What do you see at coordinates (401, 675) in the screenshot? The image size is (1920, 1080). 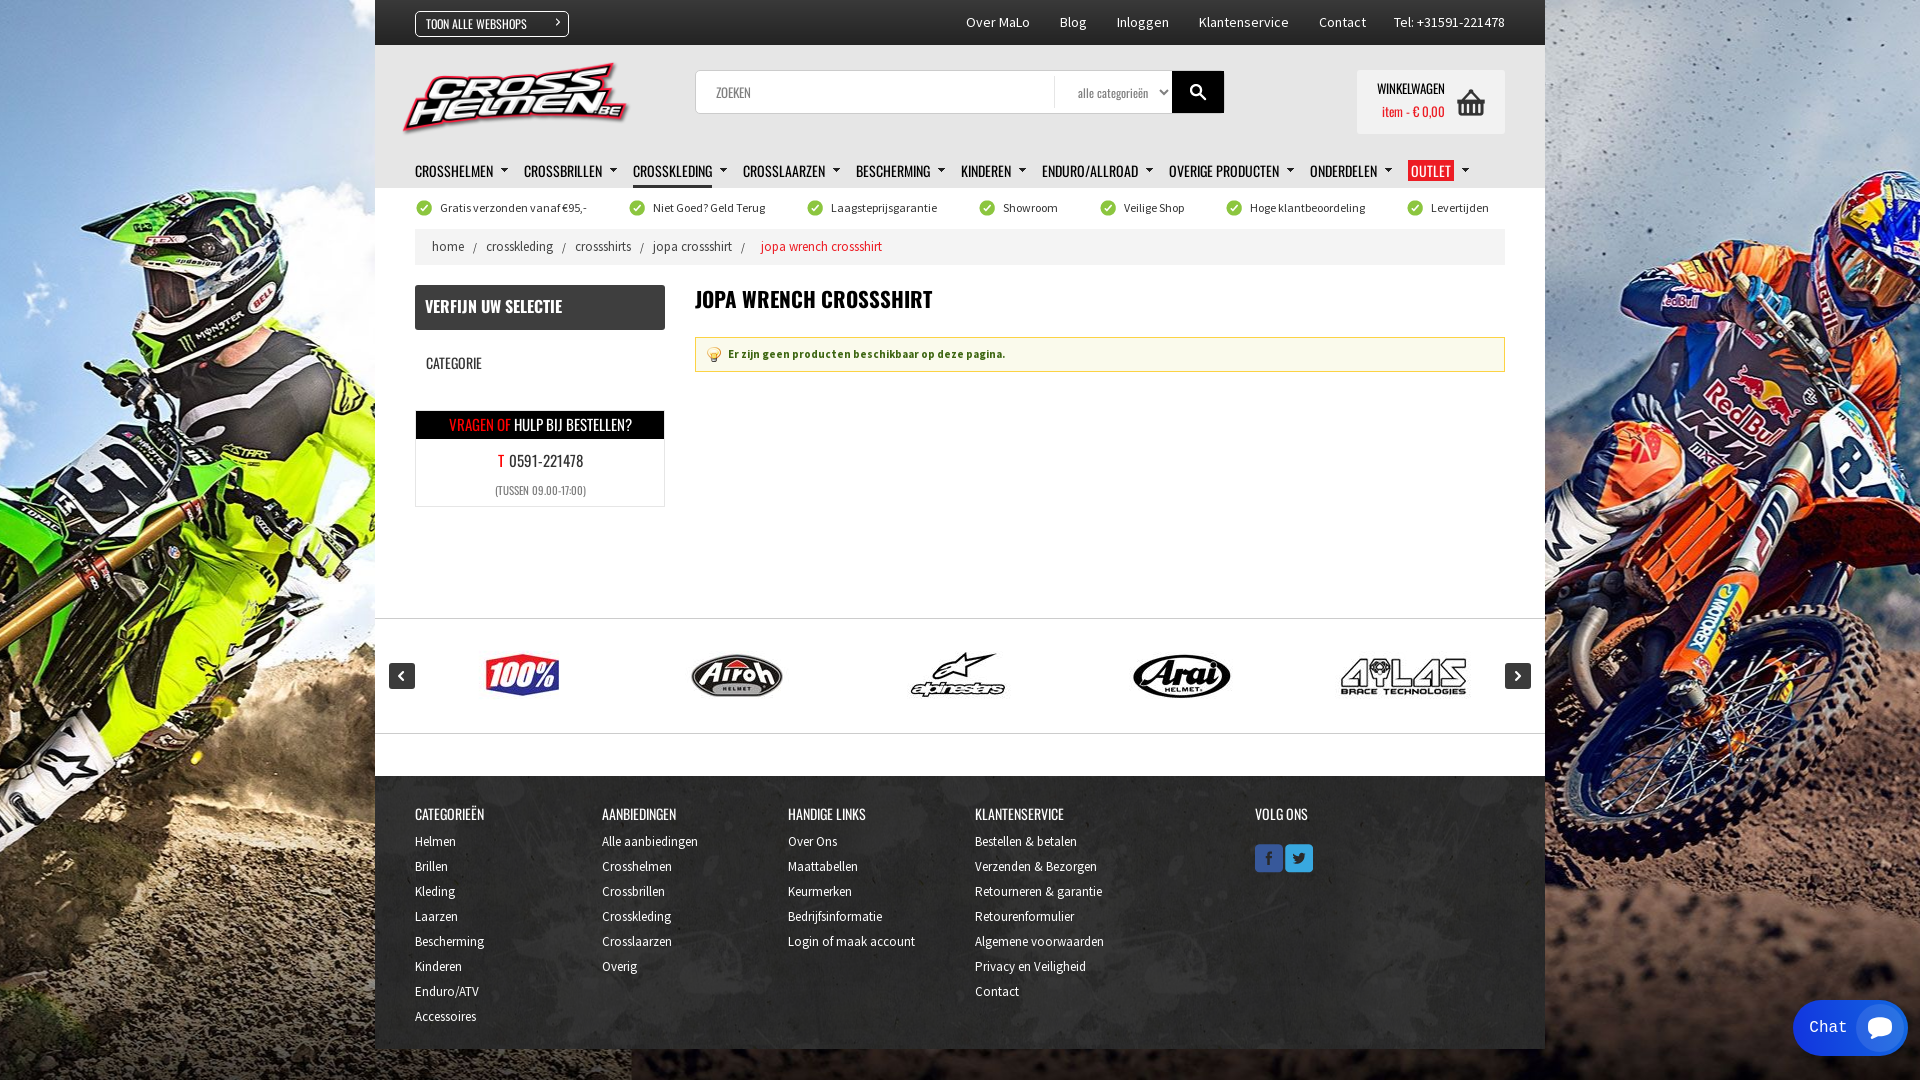 I see `'Prev'` at bounding box center [401, 675].